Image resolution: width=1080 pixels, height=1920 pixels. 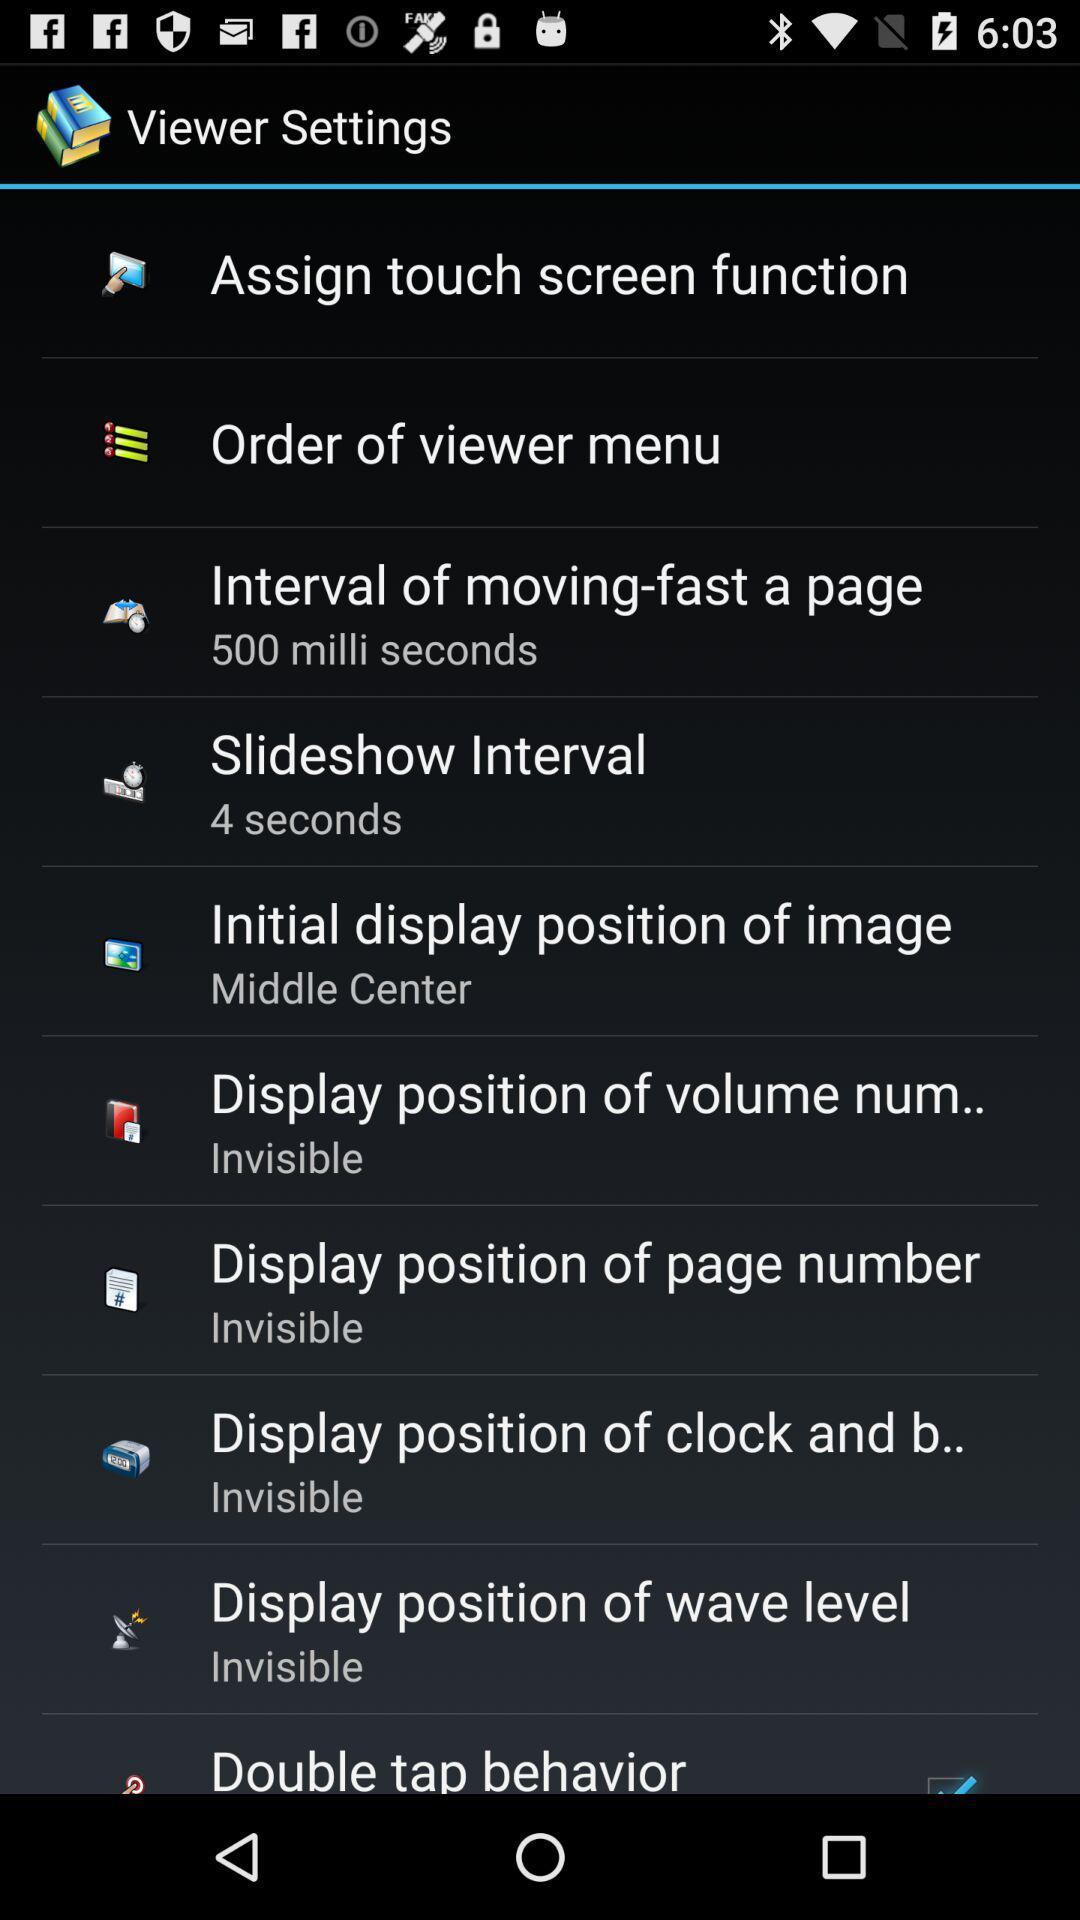 I want to click on the item next to the double tap behavior, so click(x=947, y=1775).